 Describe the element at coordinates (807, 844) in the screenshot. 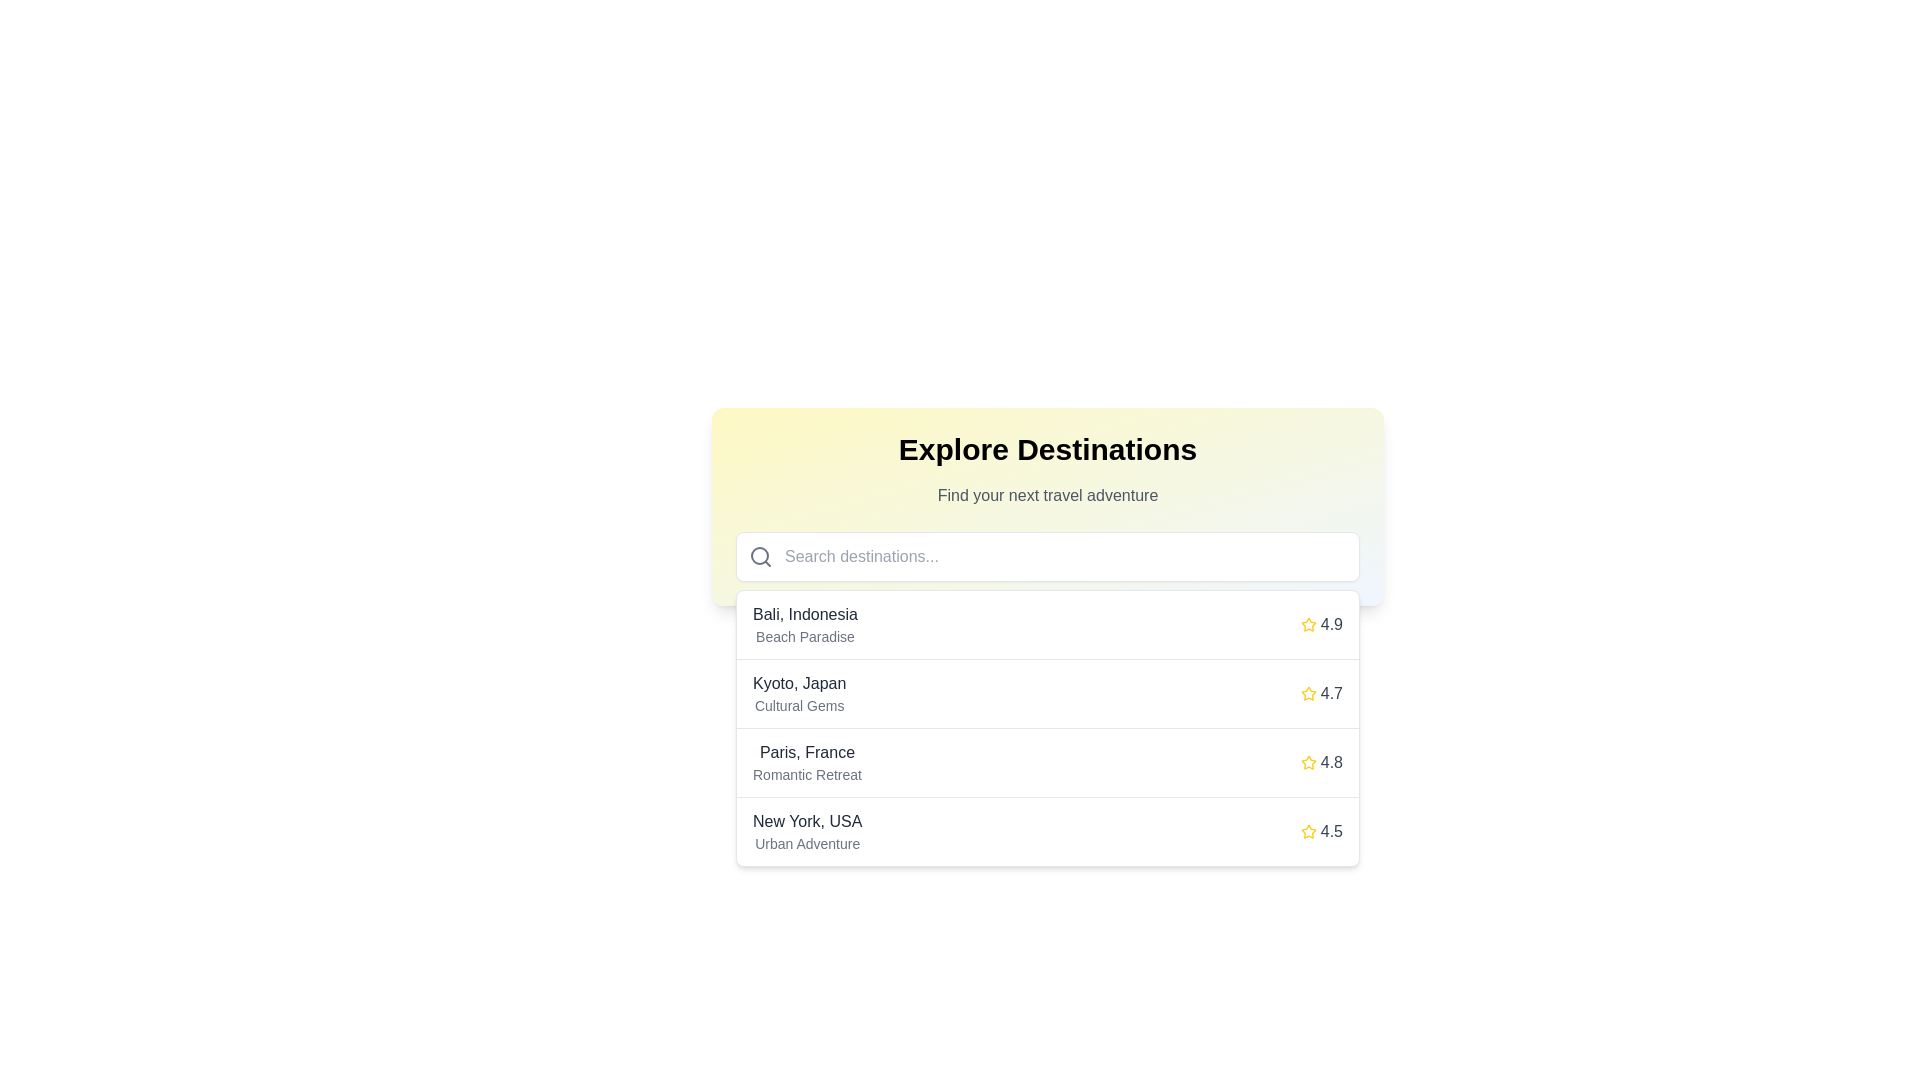

I see `text of the Label that provides additional context about the destination, located below the prominent 'New York, USA' text in the list of destinations` at that location.